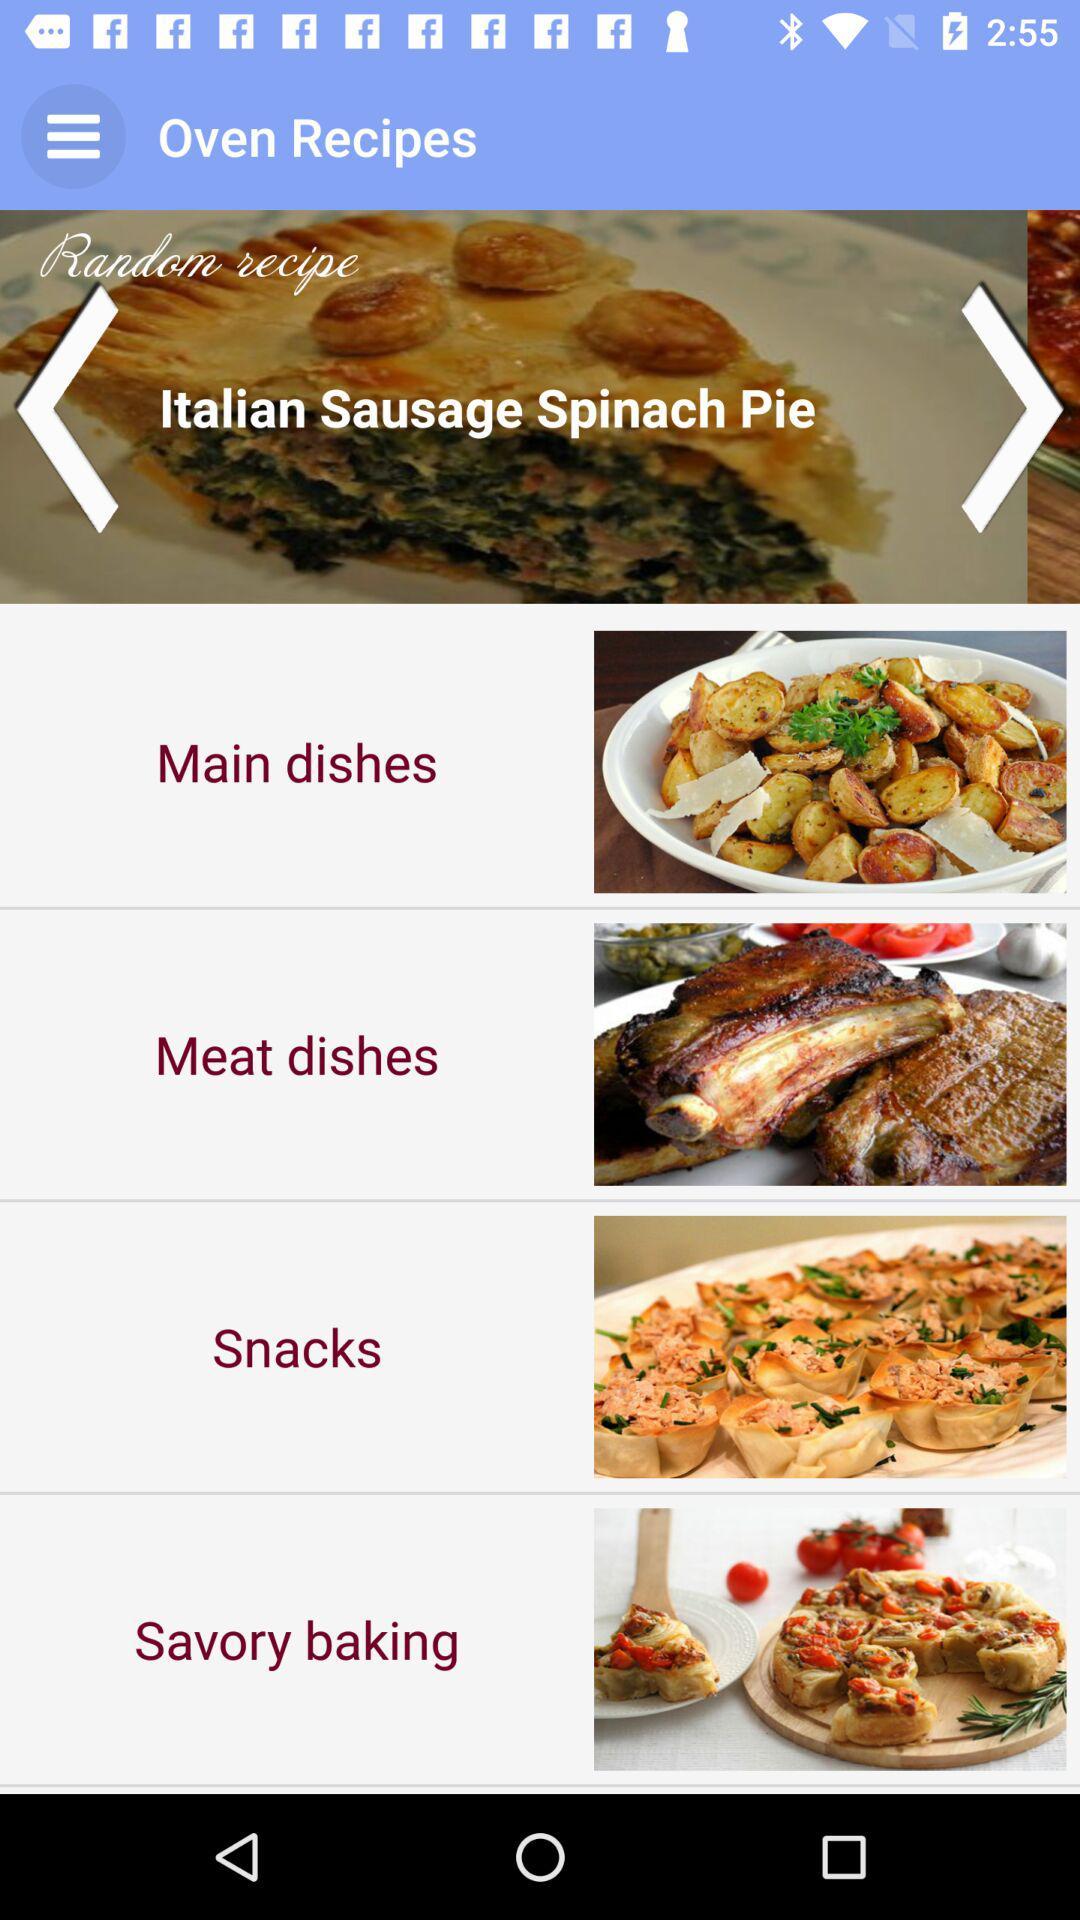  I want to click on the item below the savory baking, so click(297, 1790).